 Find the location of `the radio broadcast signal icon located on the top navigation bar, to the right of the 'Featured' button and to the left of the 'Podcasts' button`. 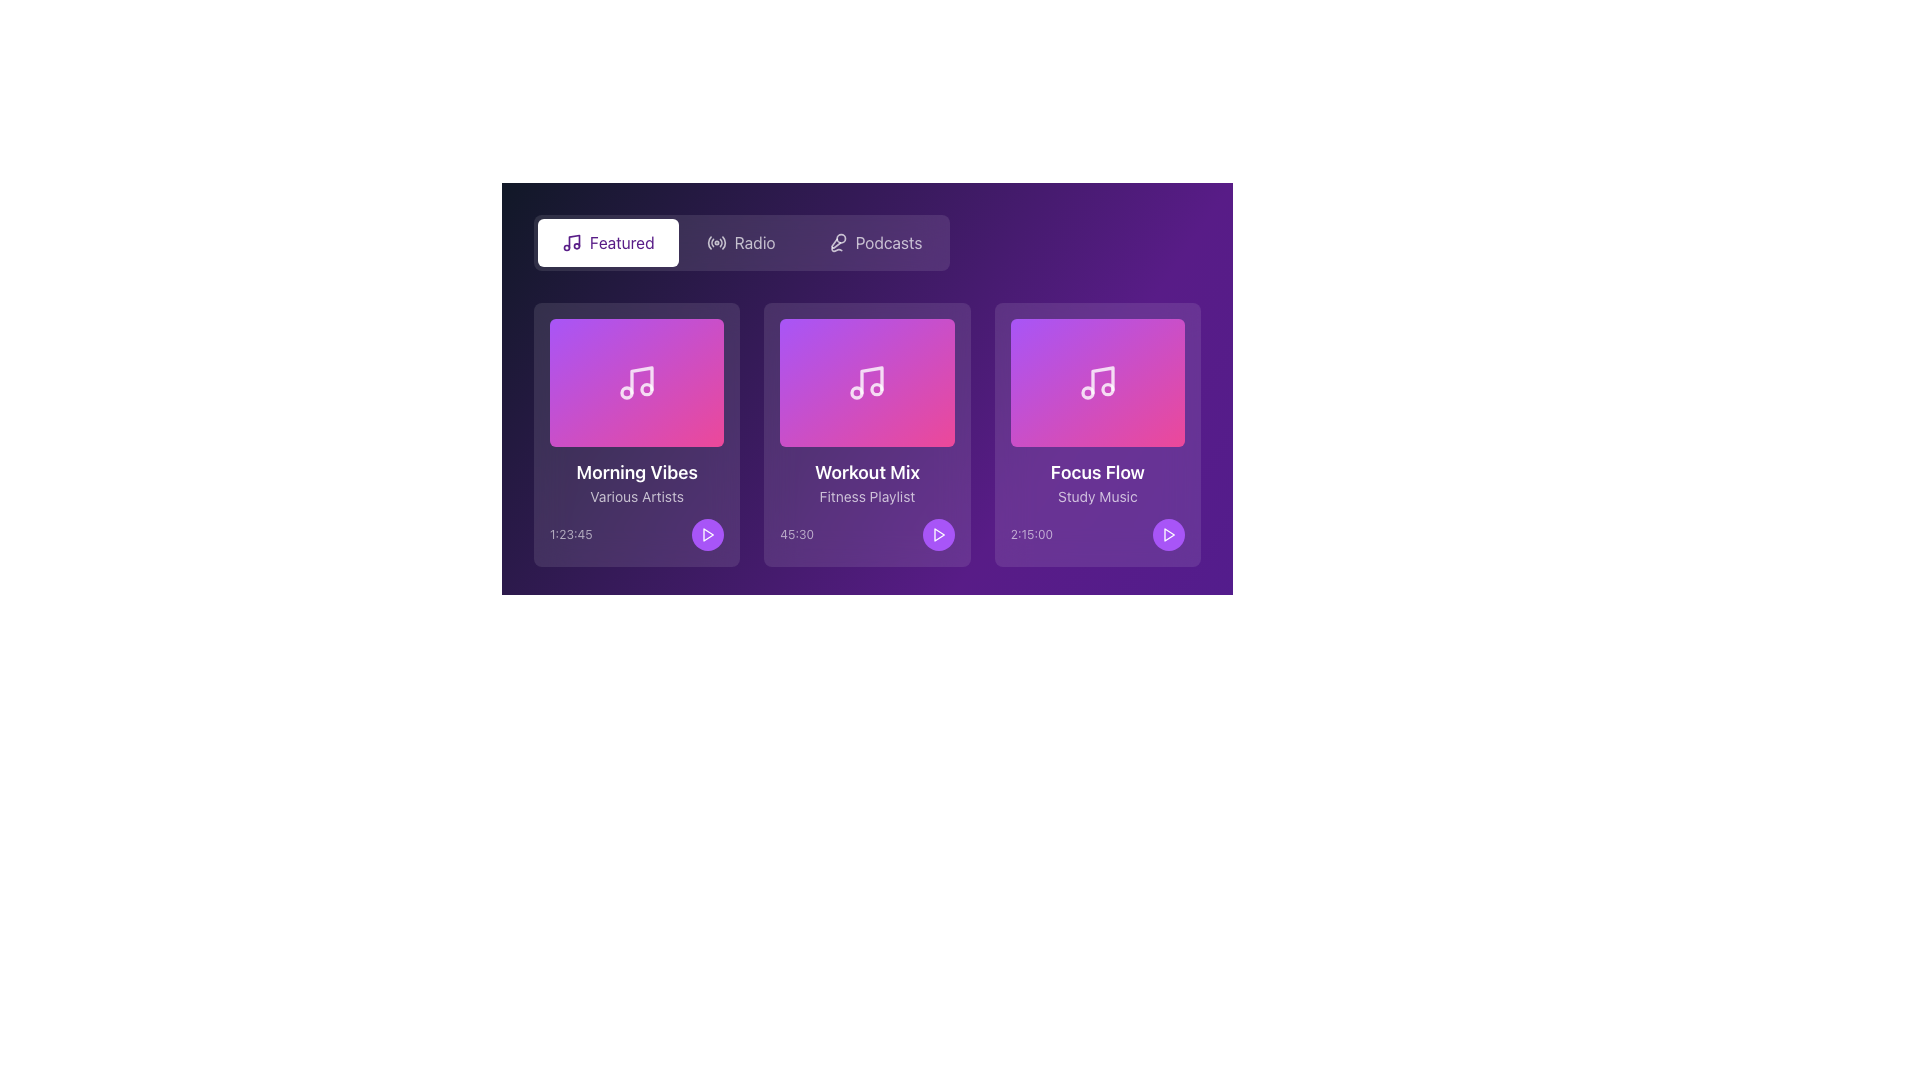

the radio broadcast signal icon located on the top navigation bar, to the right of the 'Featured' button and to the left of the 'Podcasts' button is located at coordinates (716, 242).